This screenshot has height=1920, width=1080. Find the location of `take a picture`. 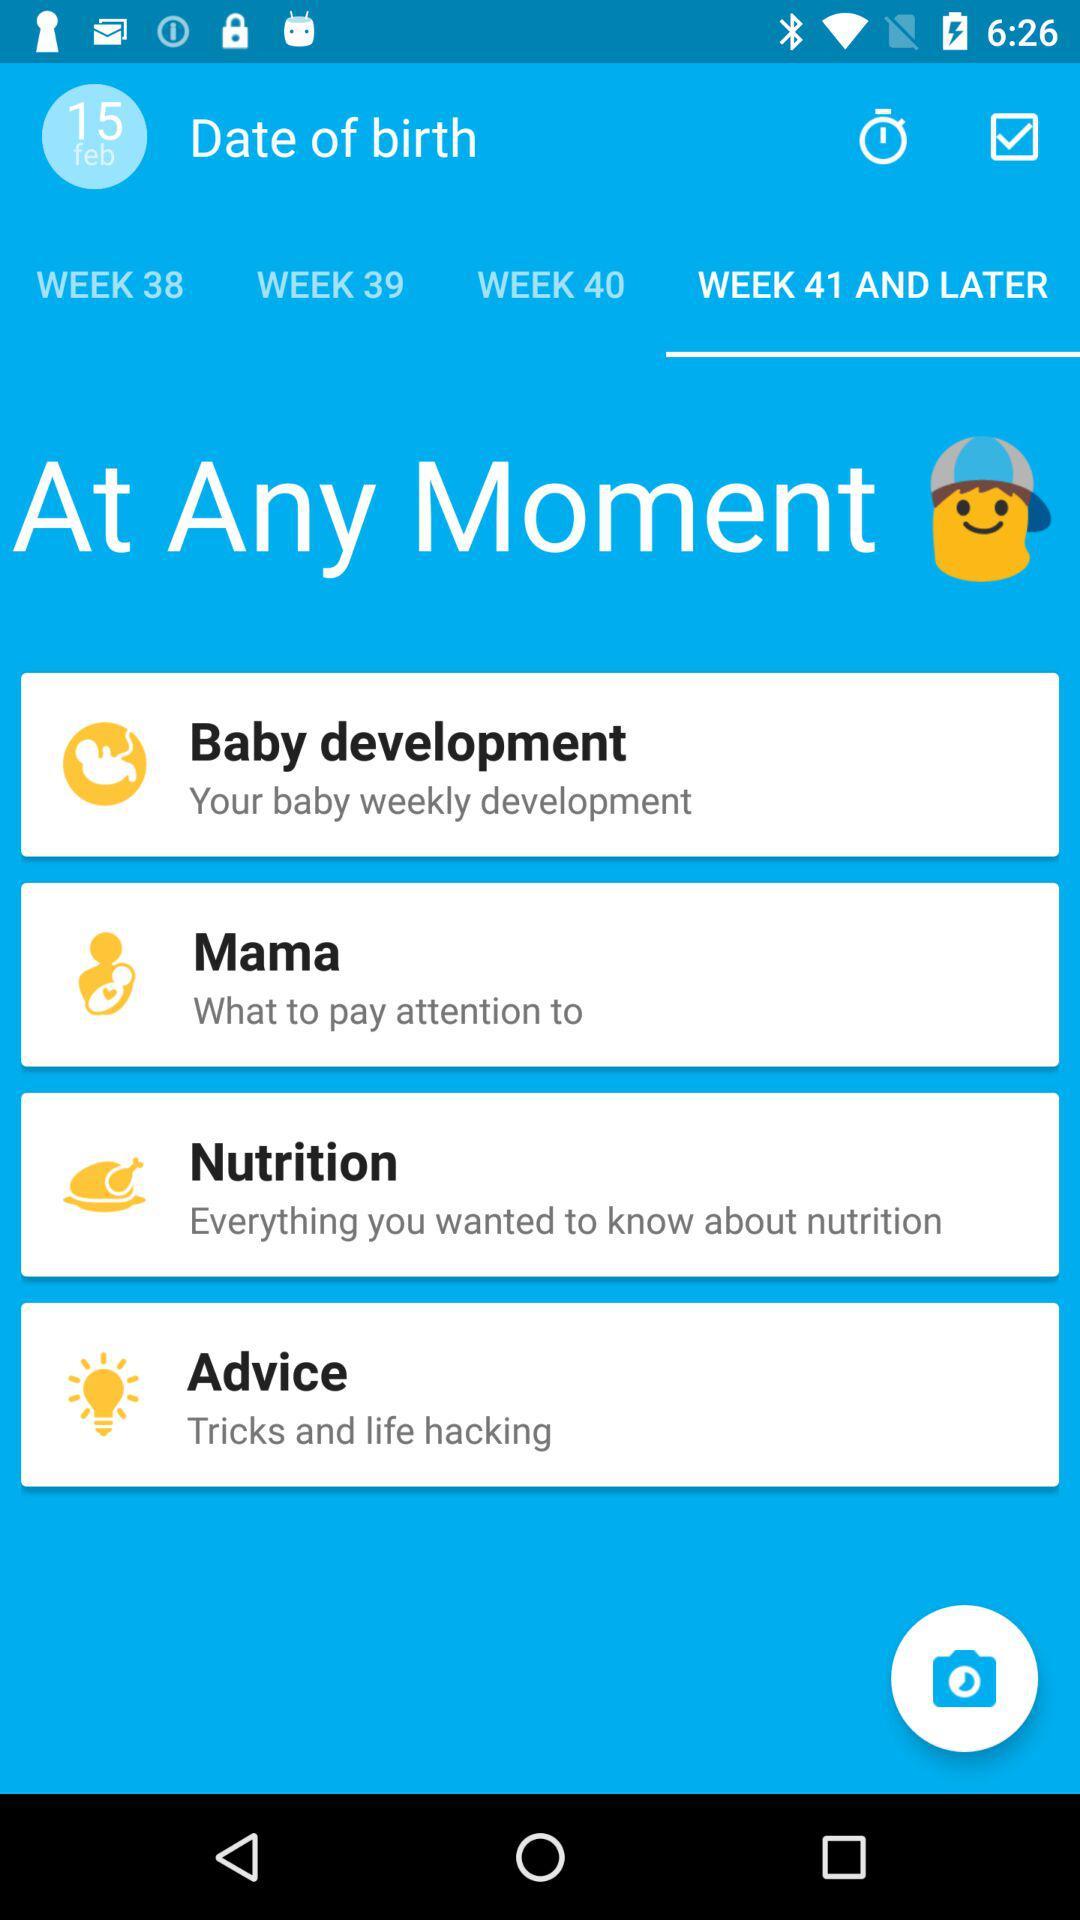

take a picture is located at coordinates (963, 1678).